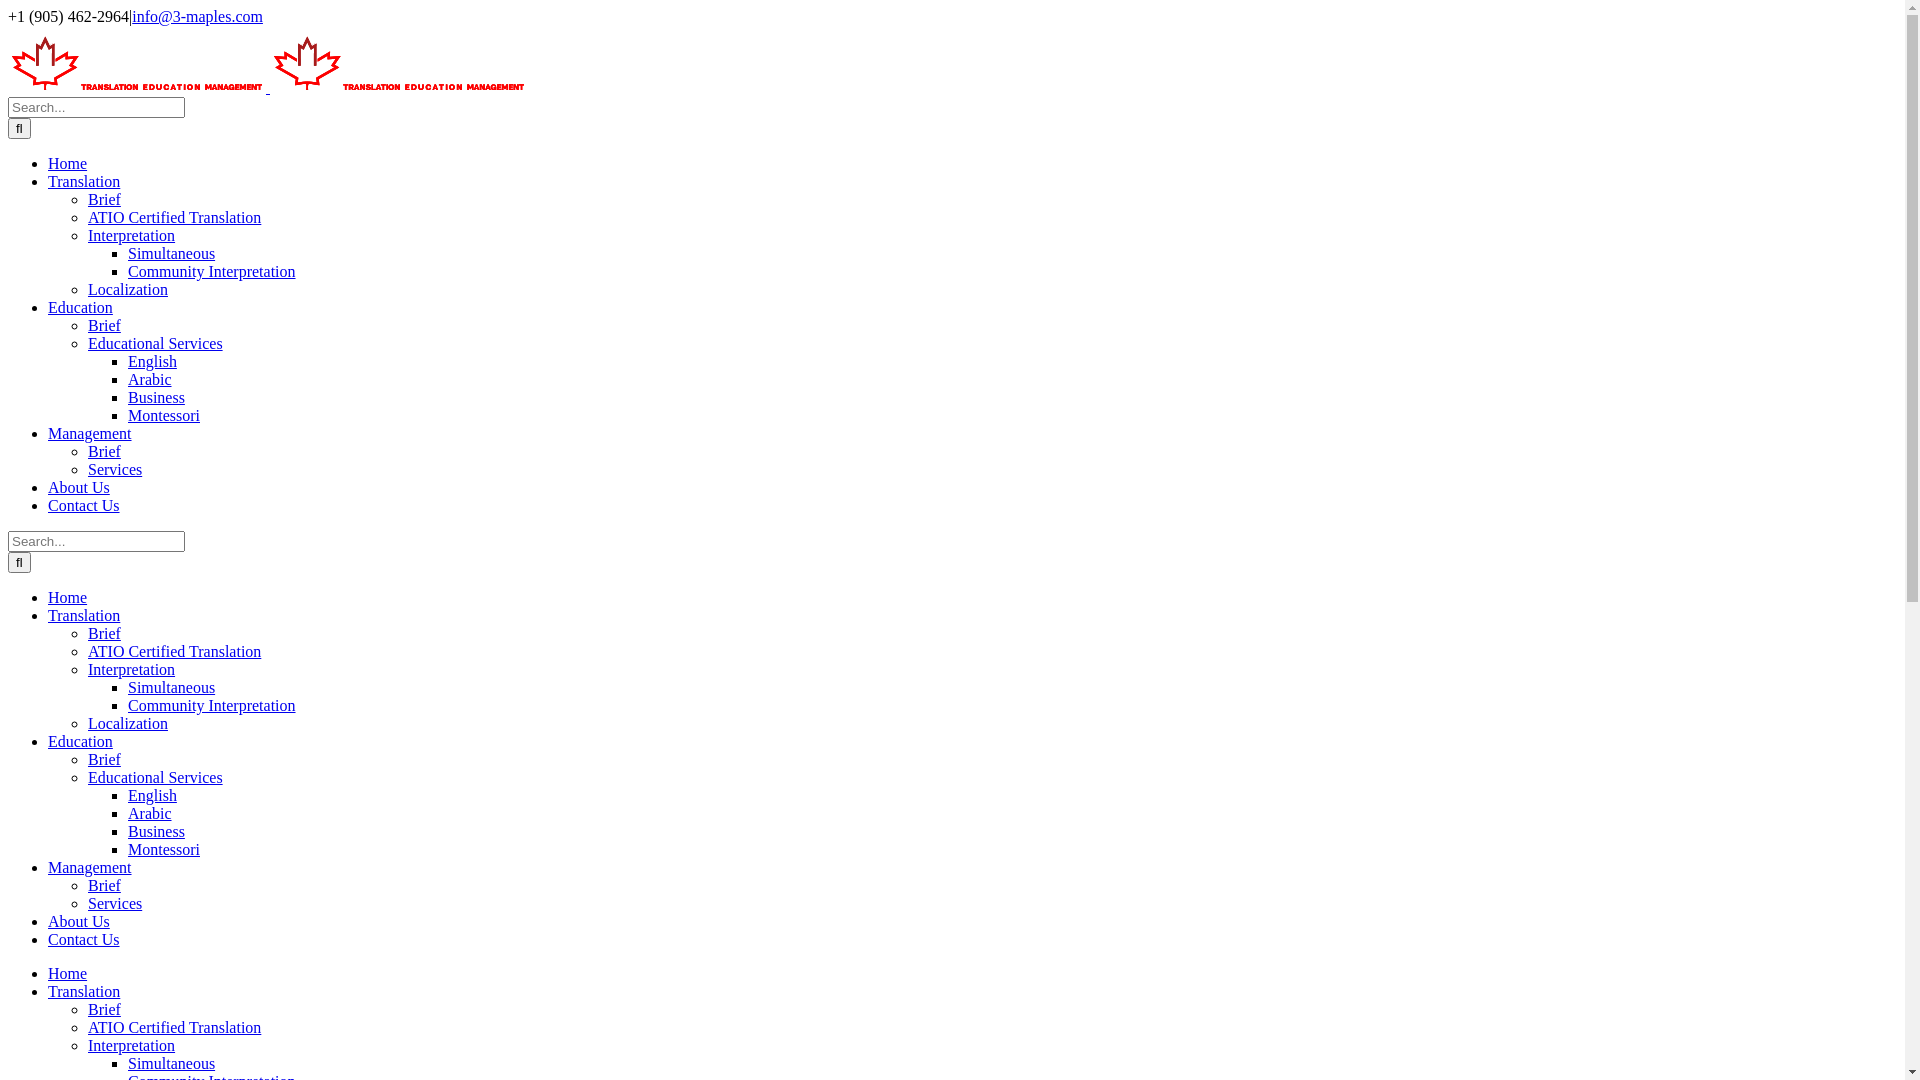 The image size is (1920, 1080). I want to click on 'Business', so click(155, 397).